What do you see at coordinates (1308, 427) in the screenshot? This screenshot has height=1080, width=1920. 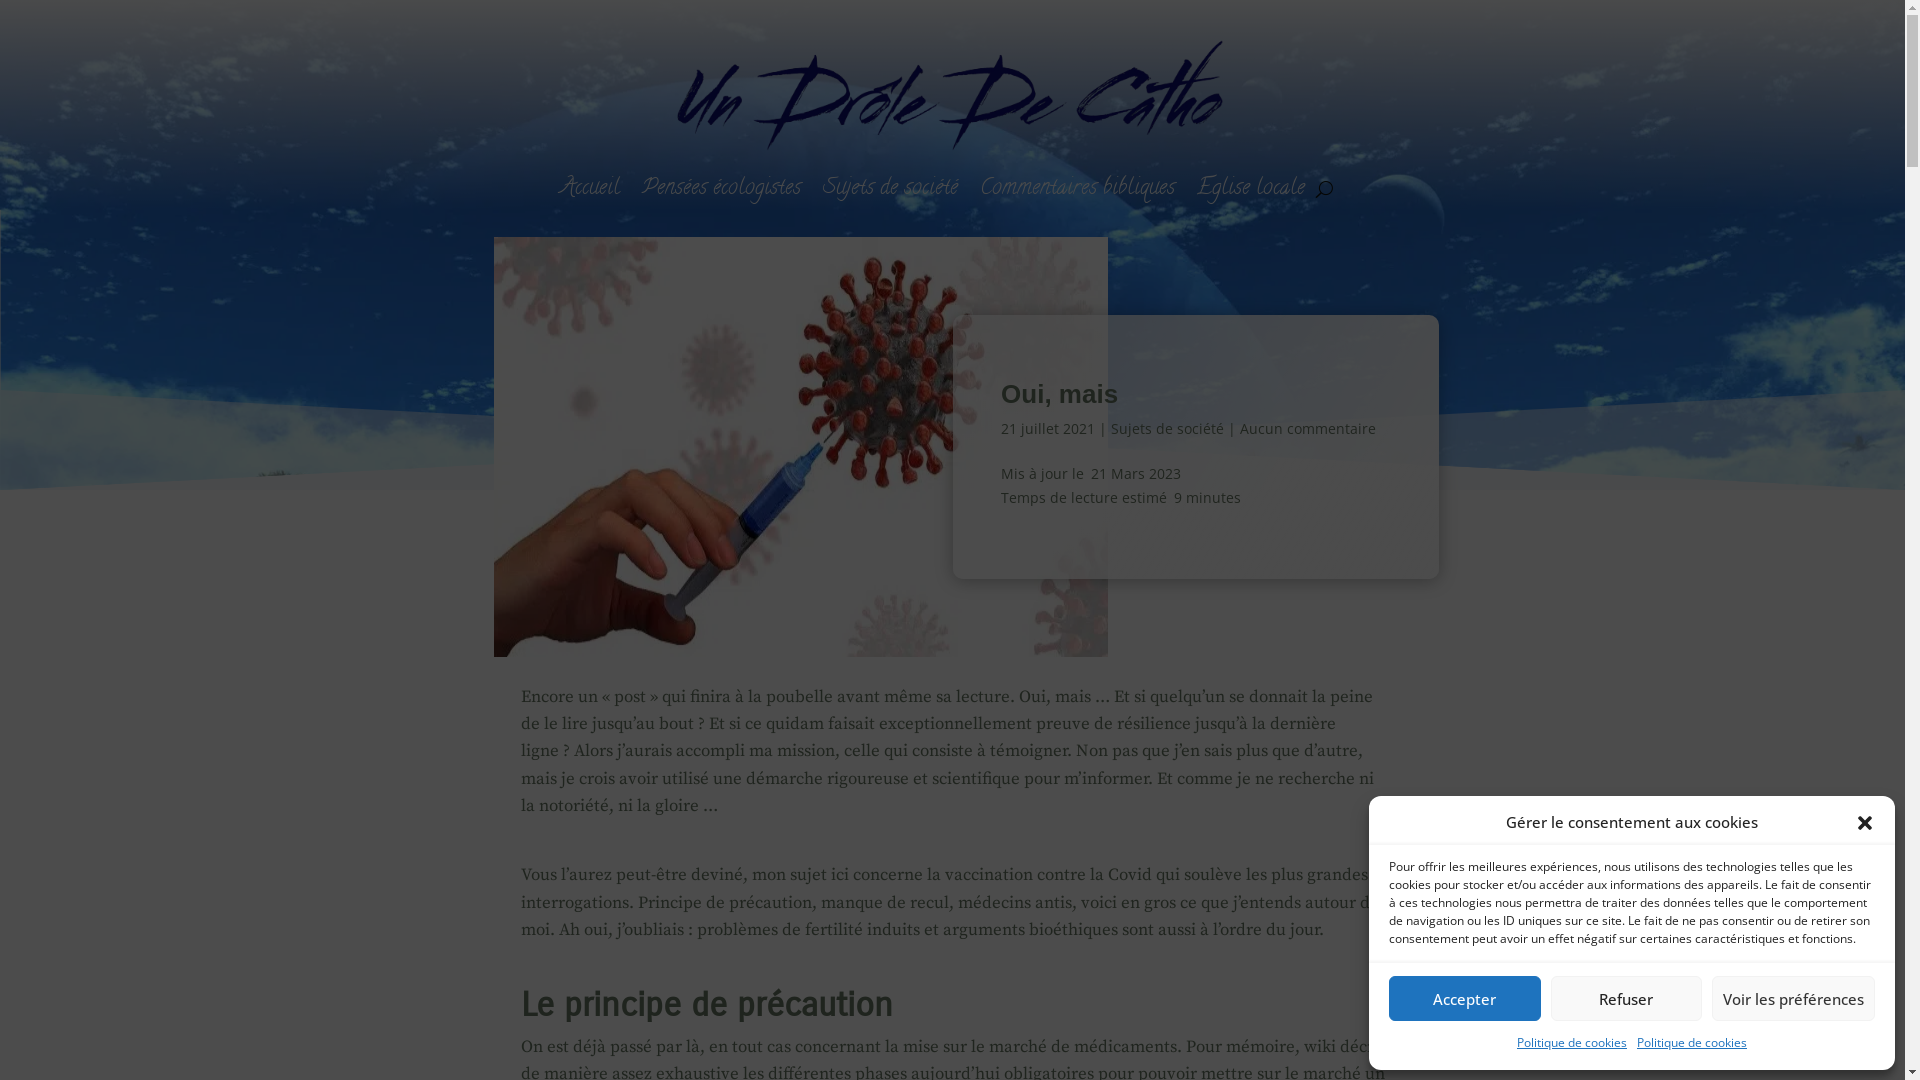 I see `'Aucun commentaire'` at bounding box center [1308, 427].